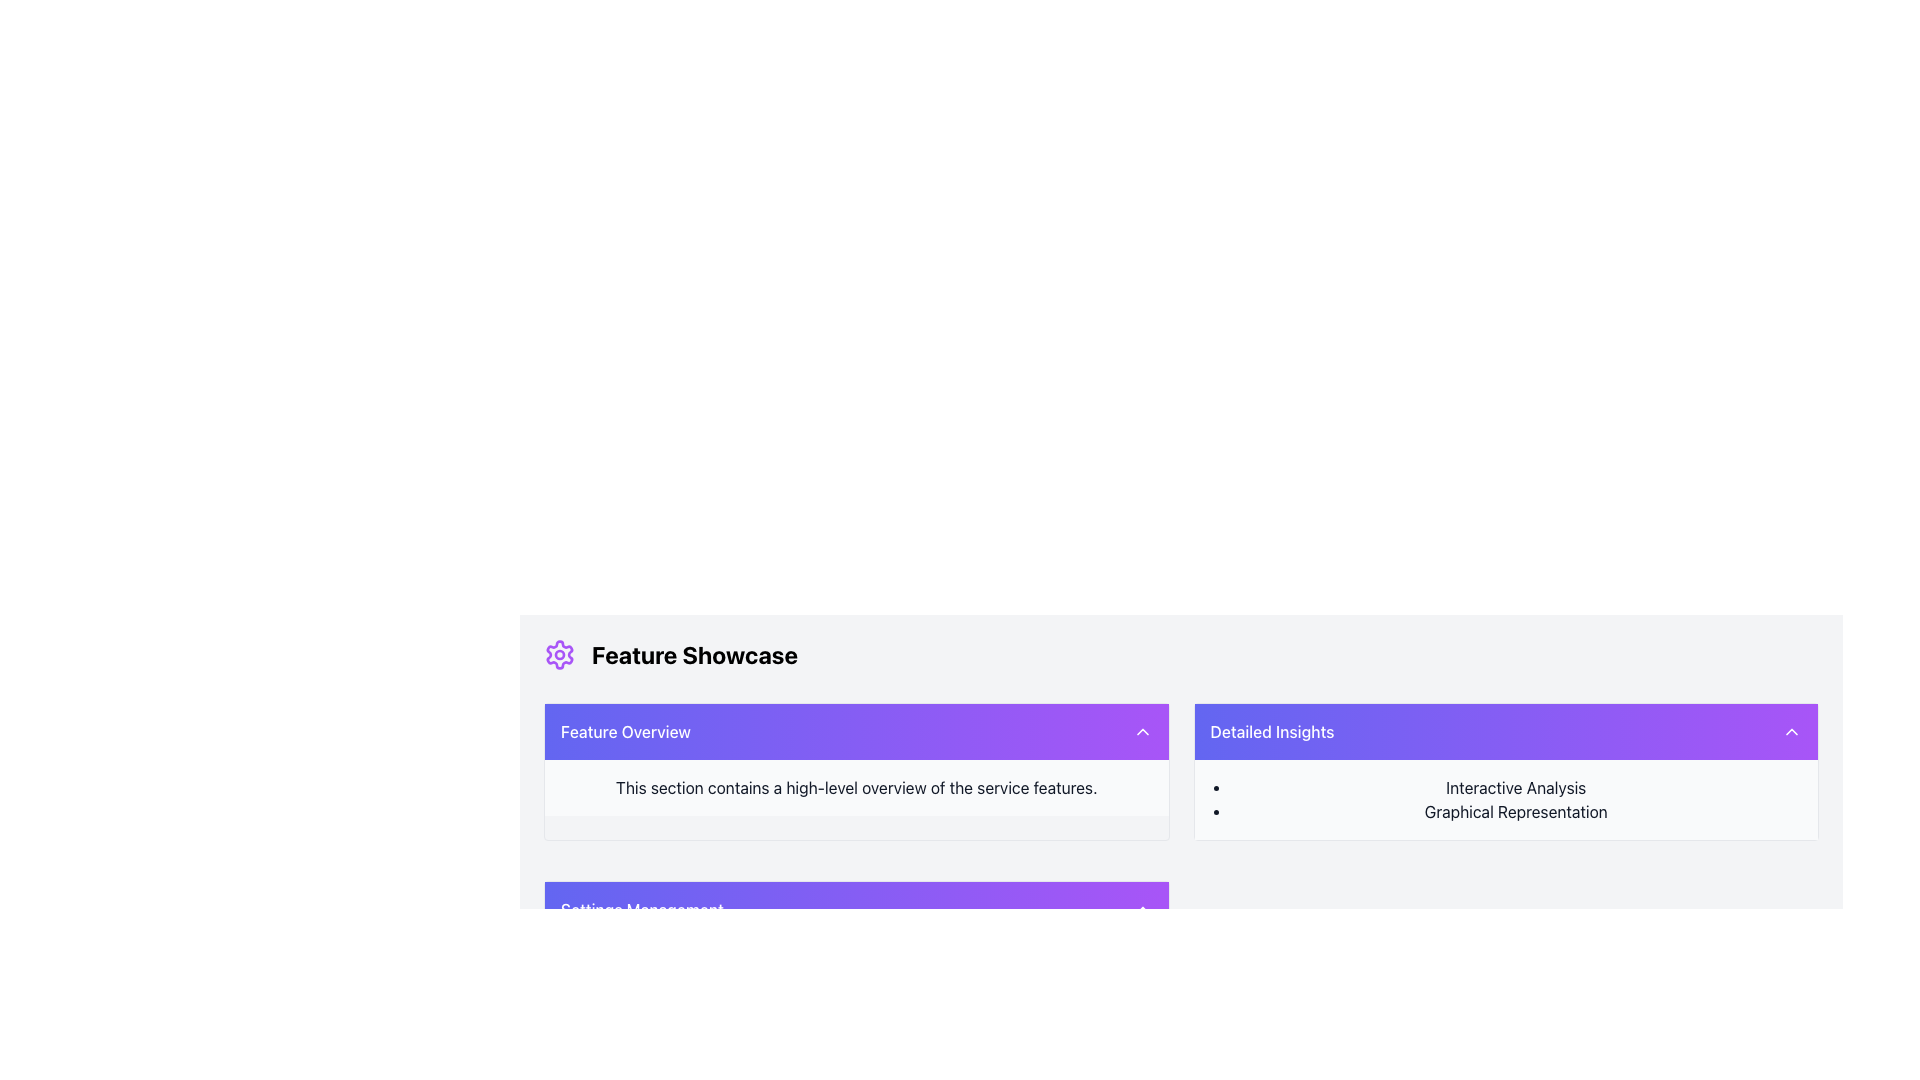 This screenshot has height=1080, width=1920. Describe the element at coordinates (1791, 732) in the screenshot. I see `the chevron icon on the far right end of the 'Detailed Insights' section header` at that location.